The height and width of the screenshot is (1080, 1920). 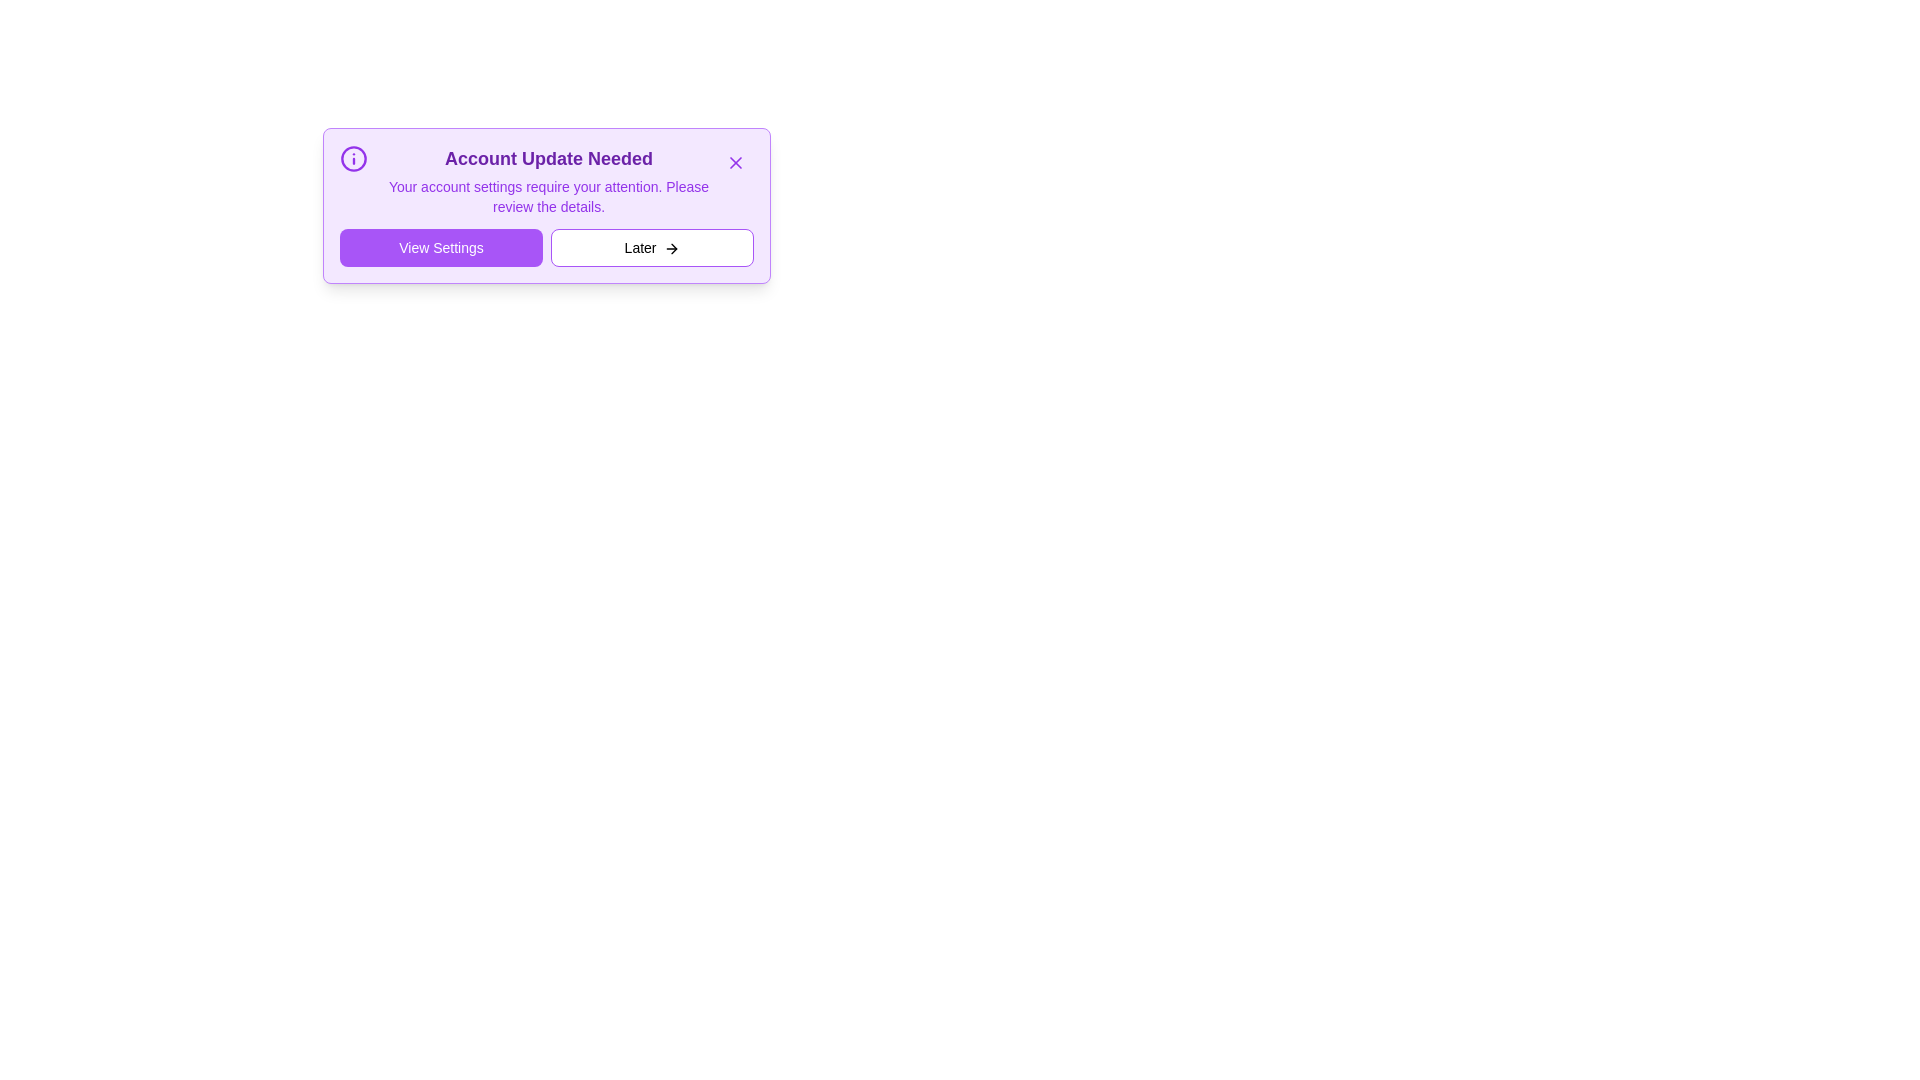 What do you see at coordinates (354, 157) in the screenshot?
I see `the informational icon to reveal additional details` at bounding box center [354, 157].